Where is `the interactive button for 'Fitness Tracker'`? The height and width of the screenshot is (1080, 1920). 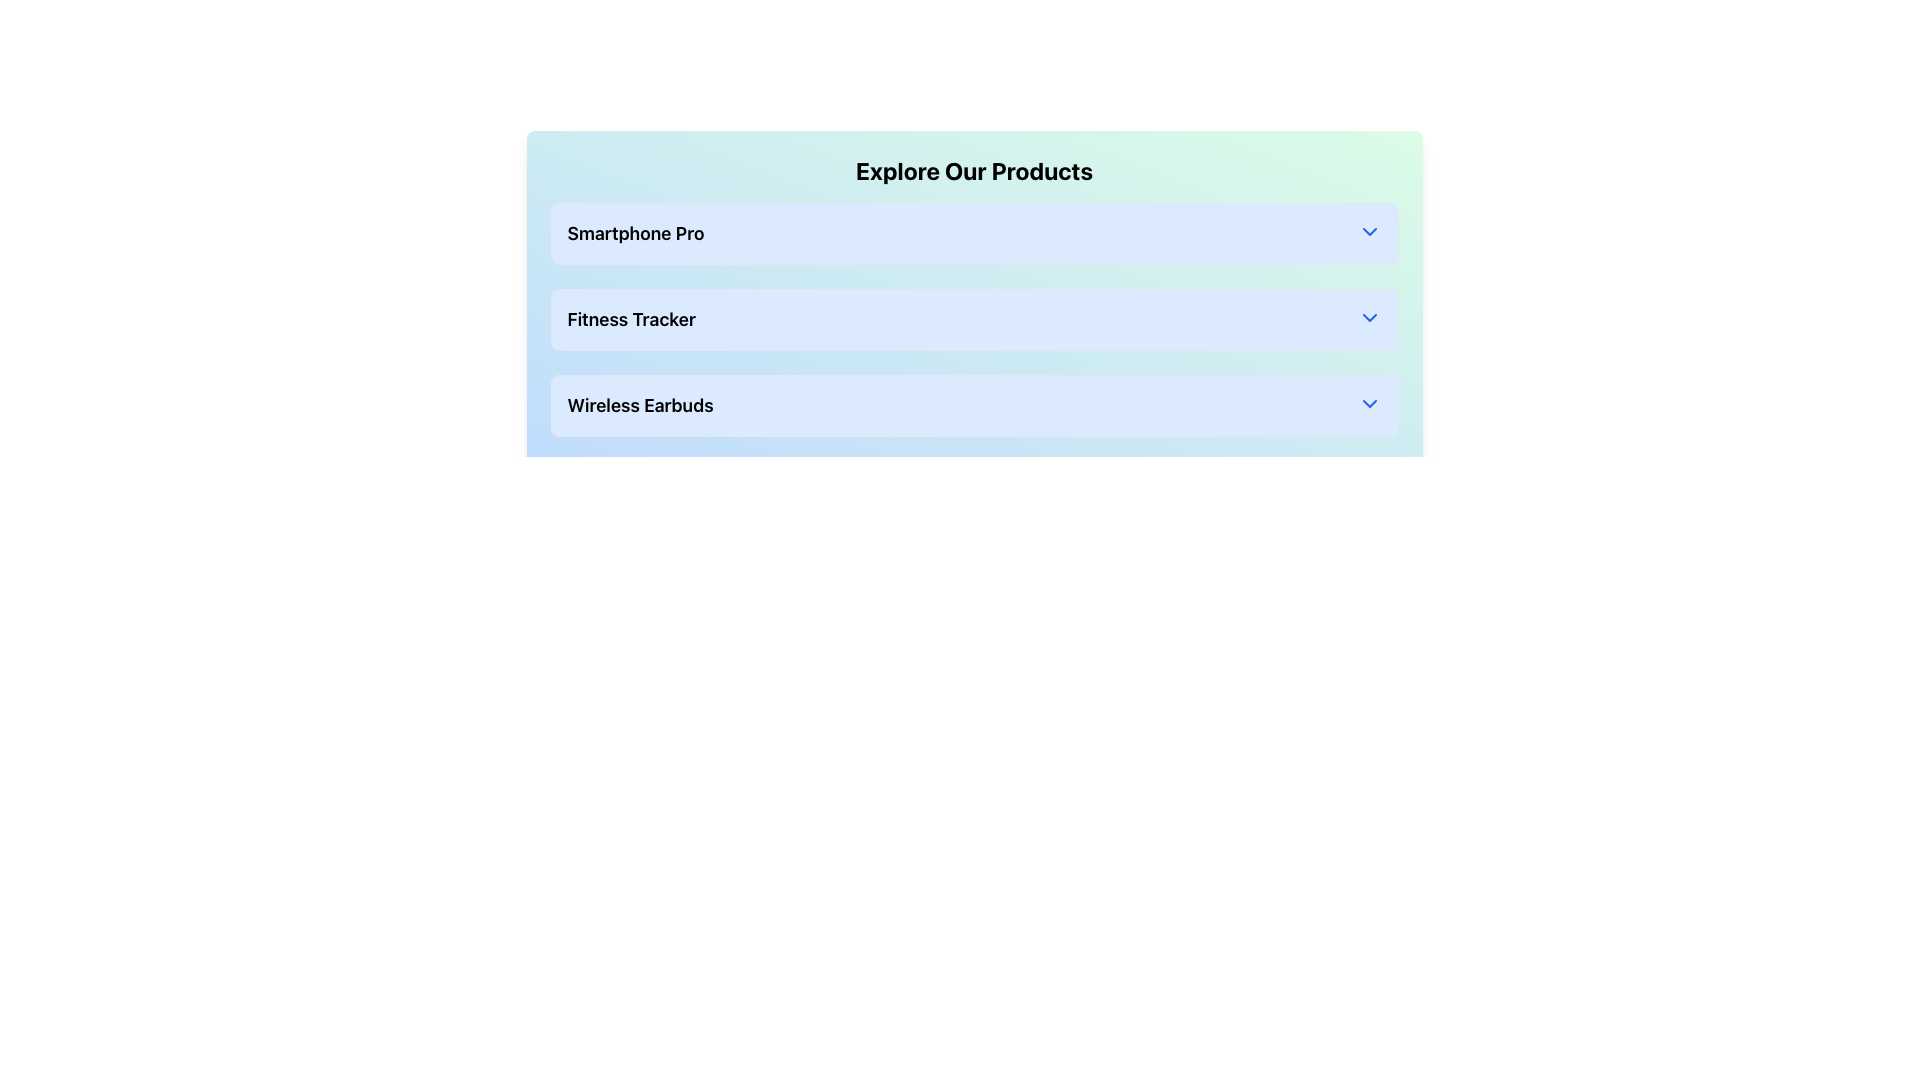
the interactive button for 'Fitness Tracker' is located at coordinates (974, 319).